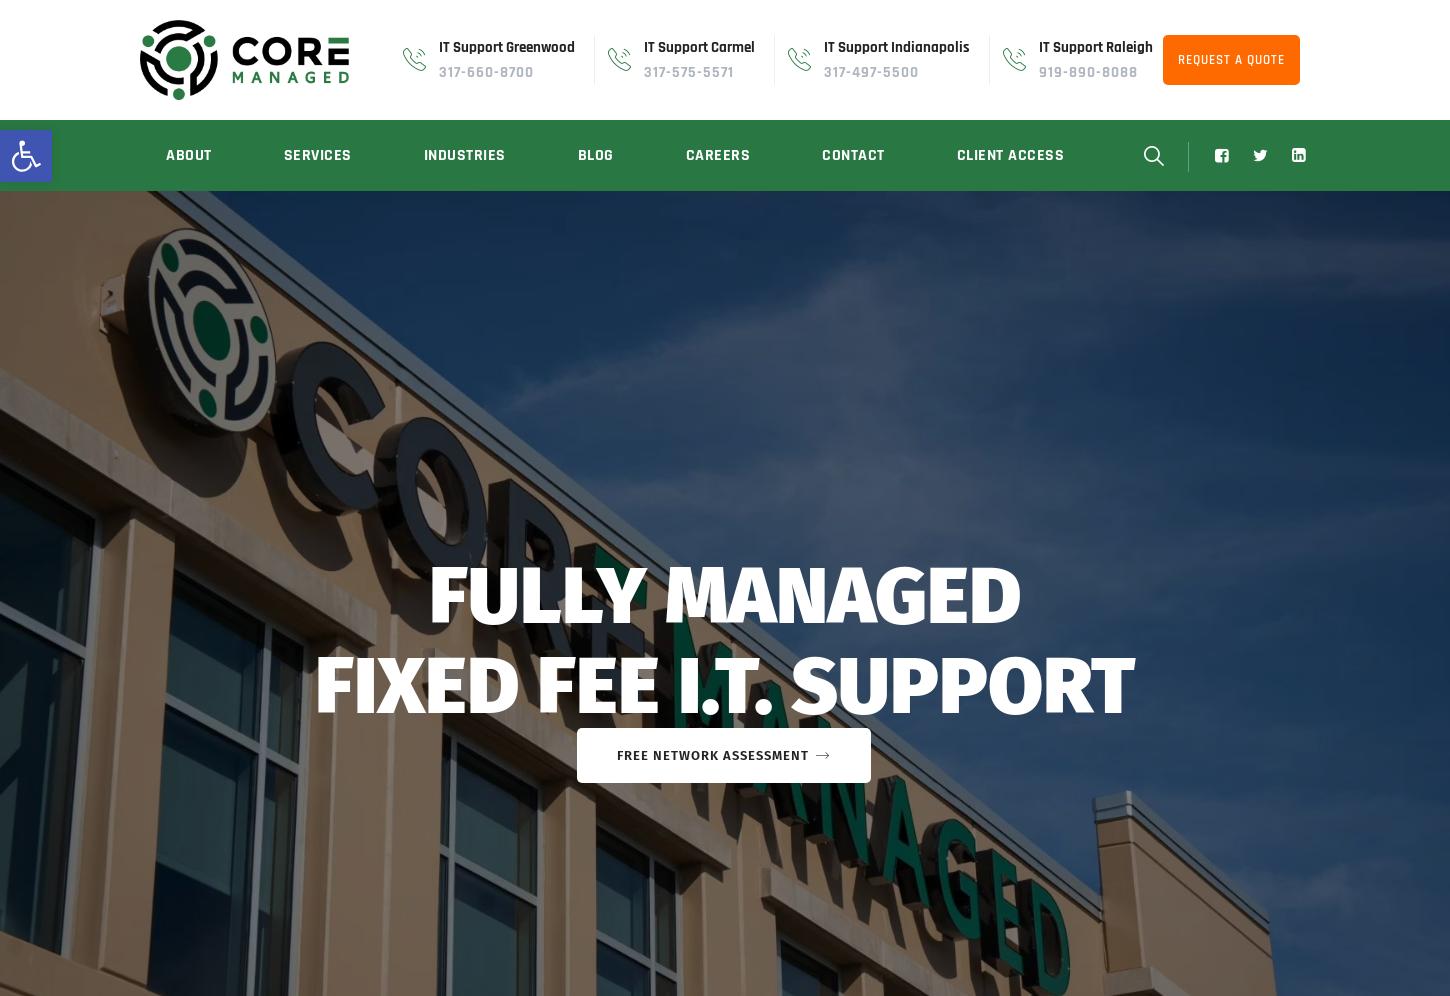 This screenshot has width=1450, height=996. Describe the element at coordinates (725, 596) in the screenshot. I see `'Fully Managed'` at that location.